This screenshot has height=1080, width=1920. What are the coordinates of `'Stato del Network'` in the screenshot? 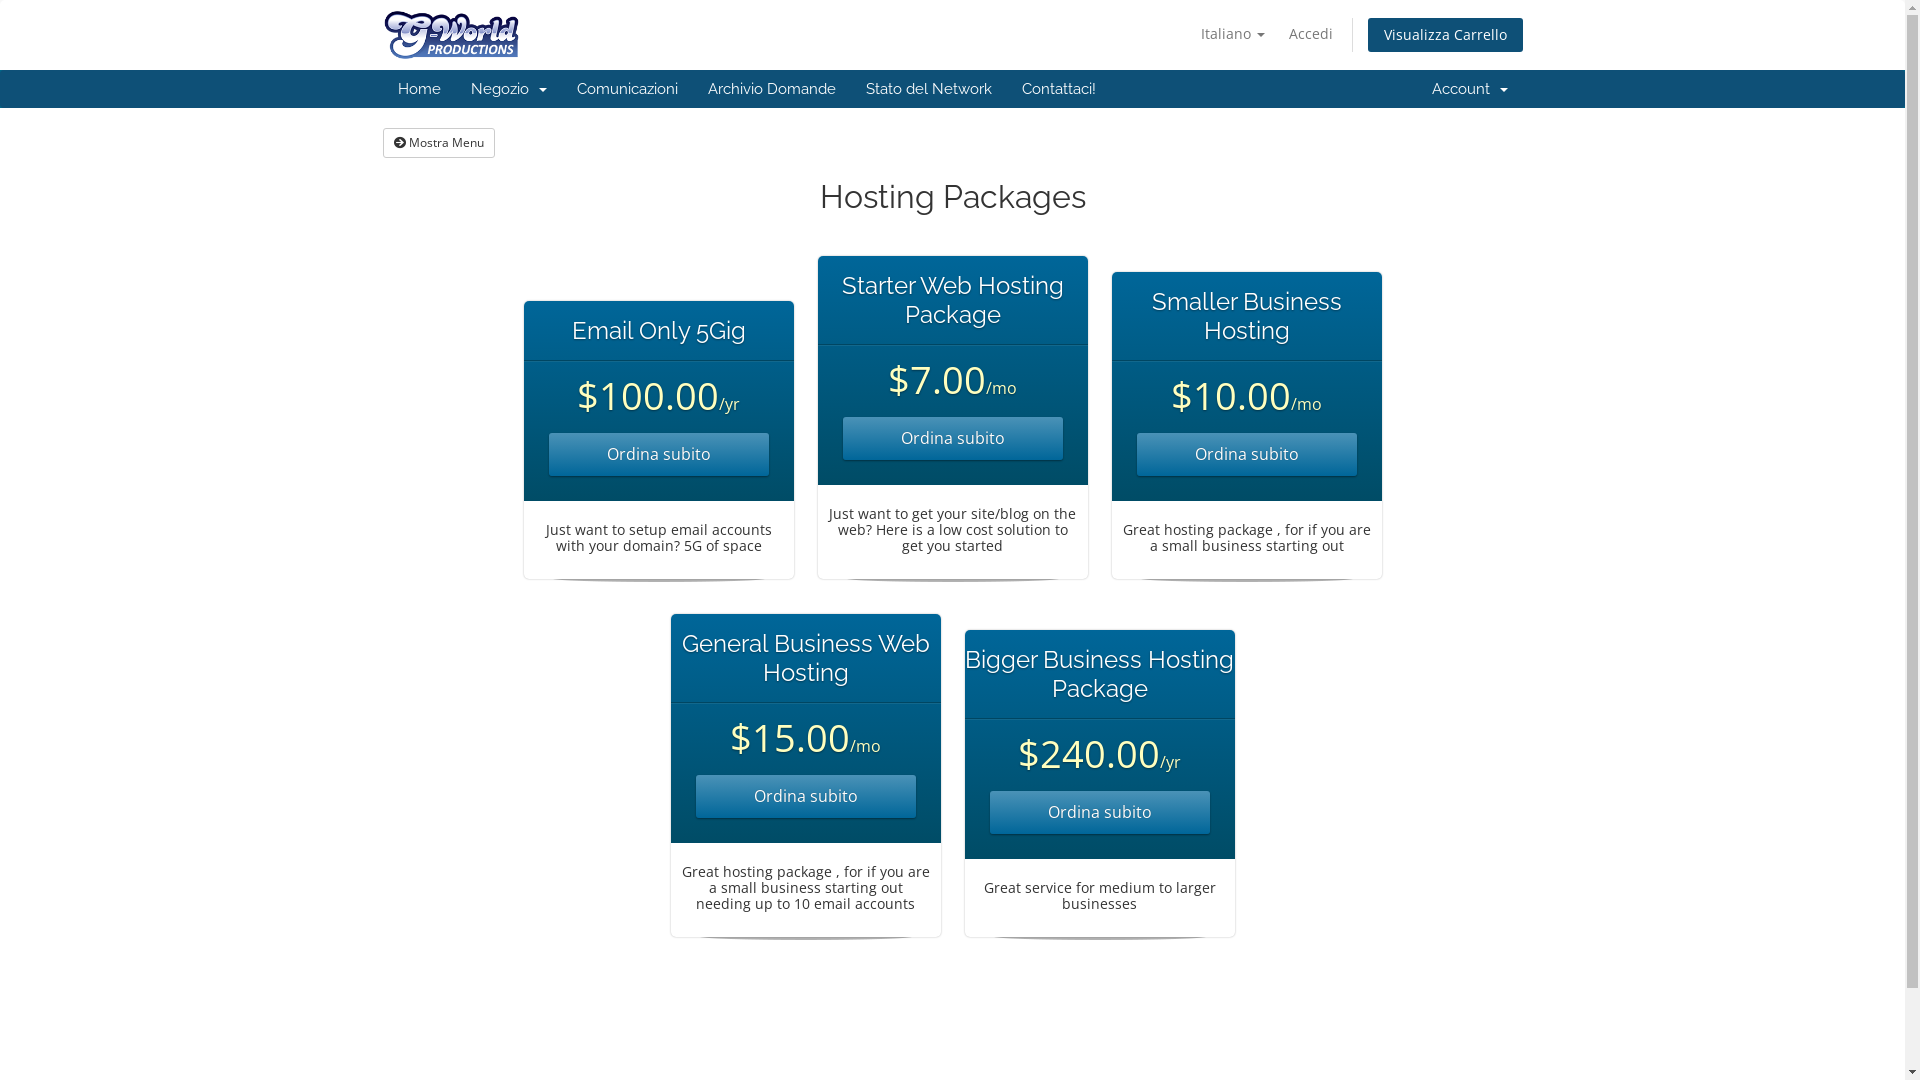 It's located at (926, 87).